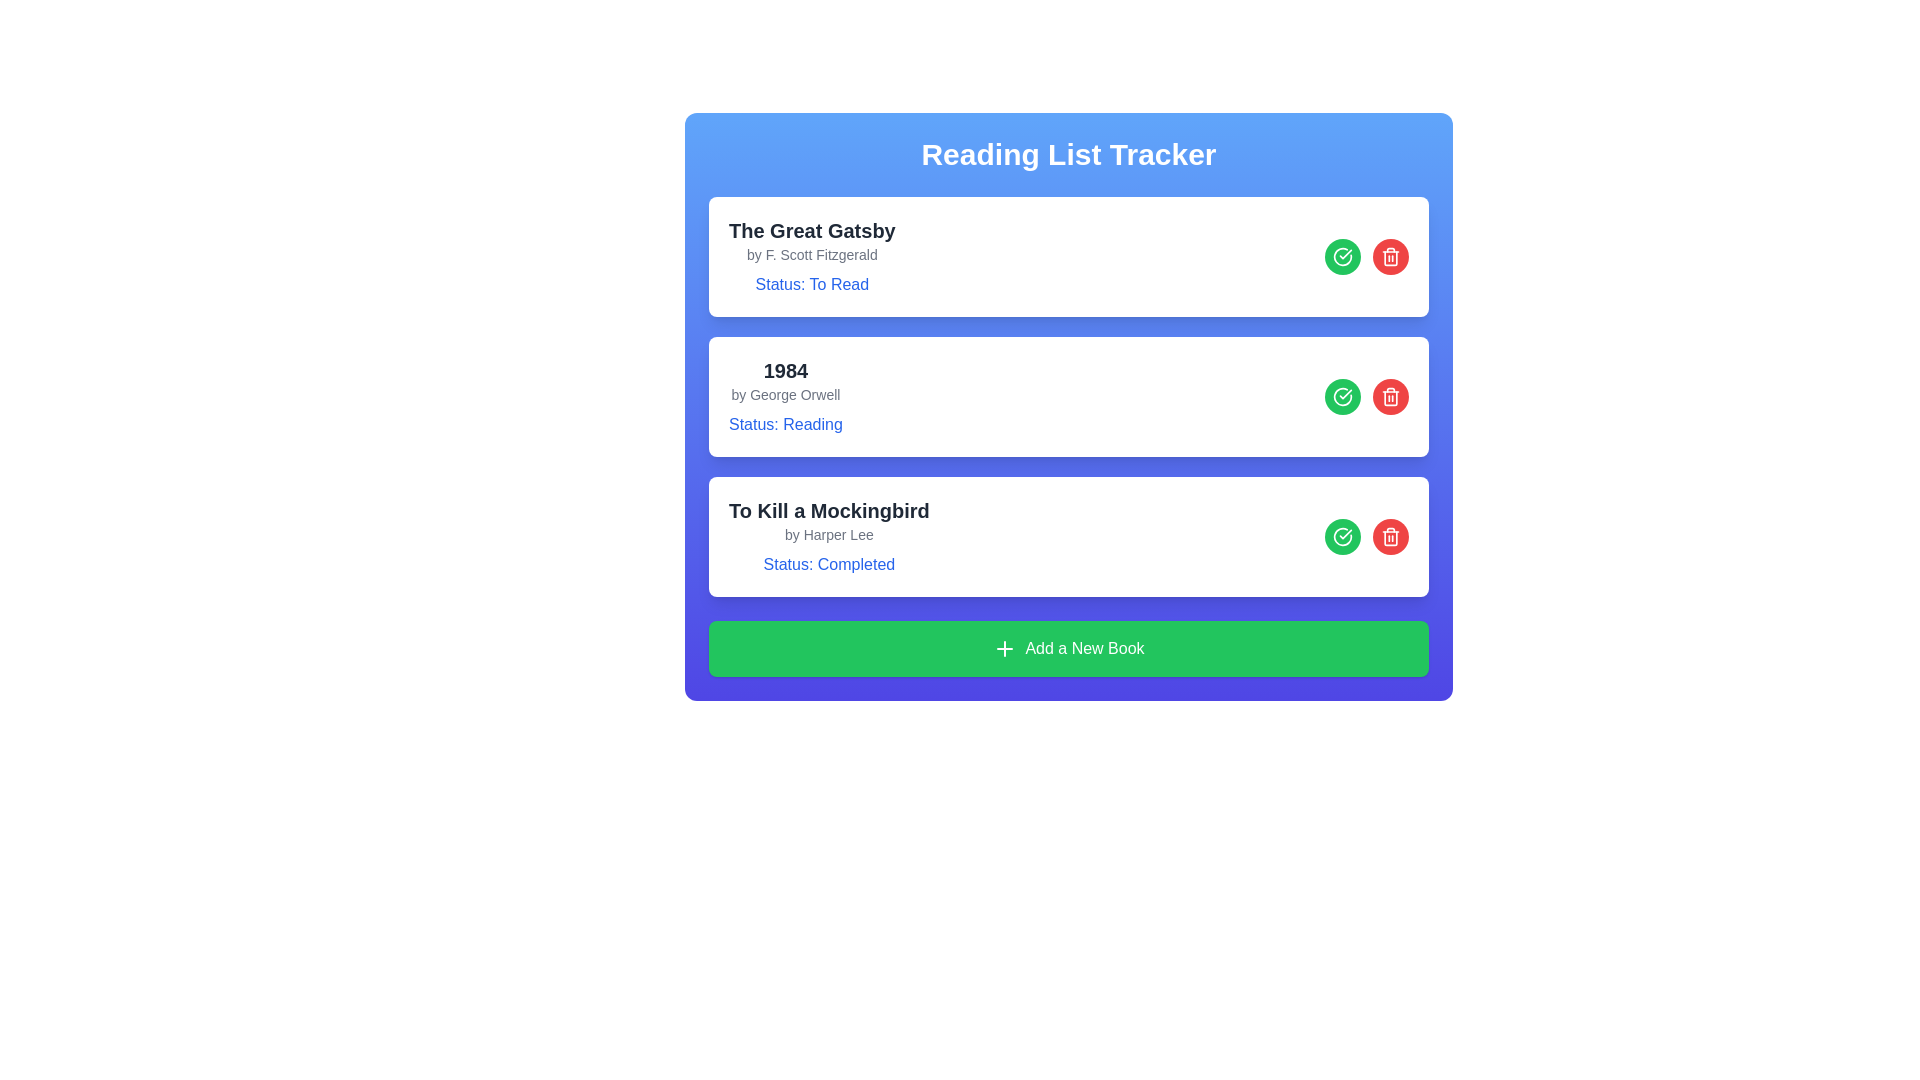  Describe the element at coordinates (1390, 256) in the screenshot. I see `the circular red delete button with a trash can icon, located next to the green checkmark button` at that location.